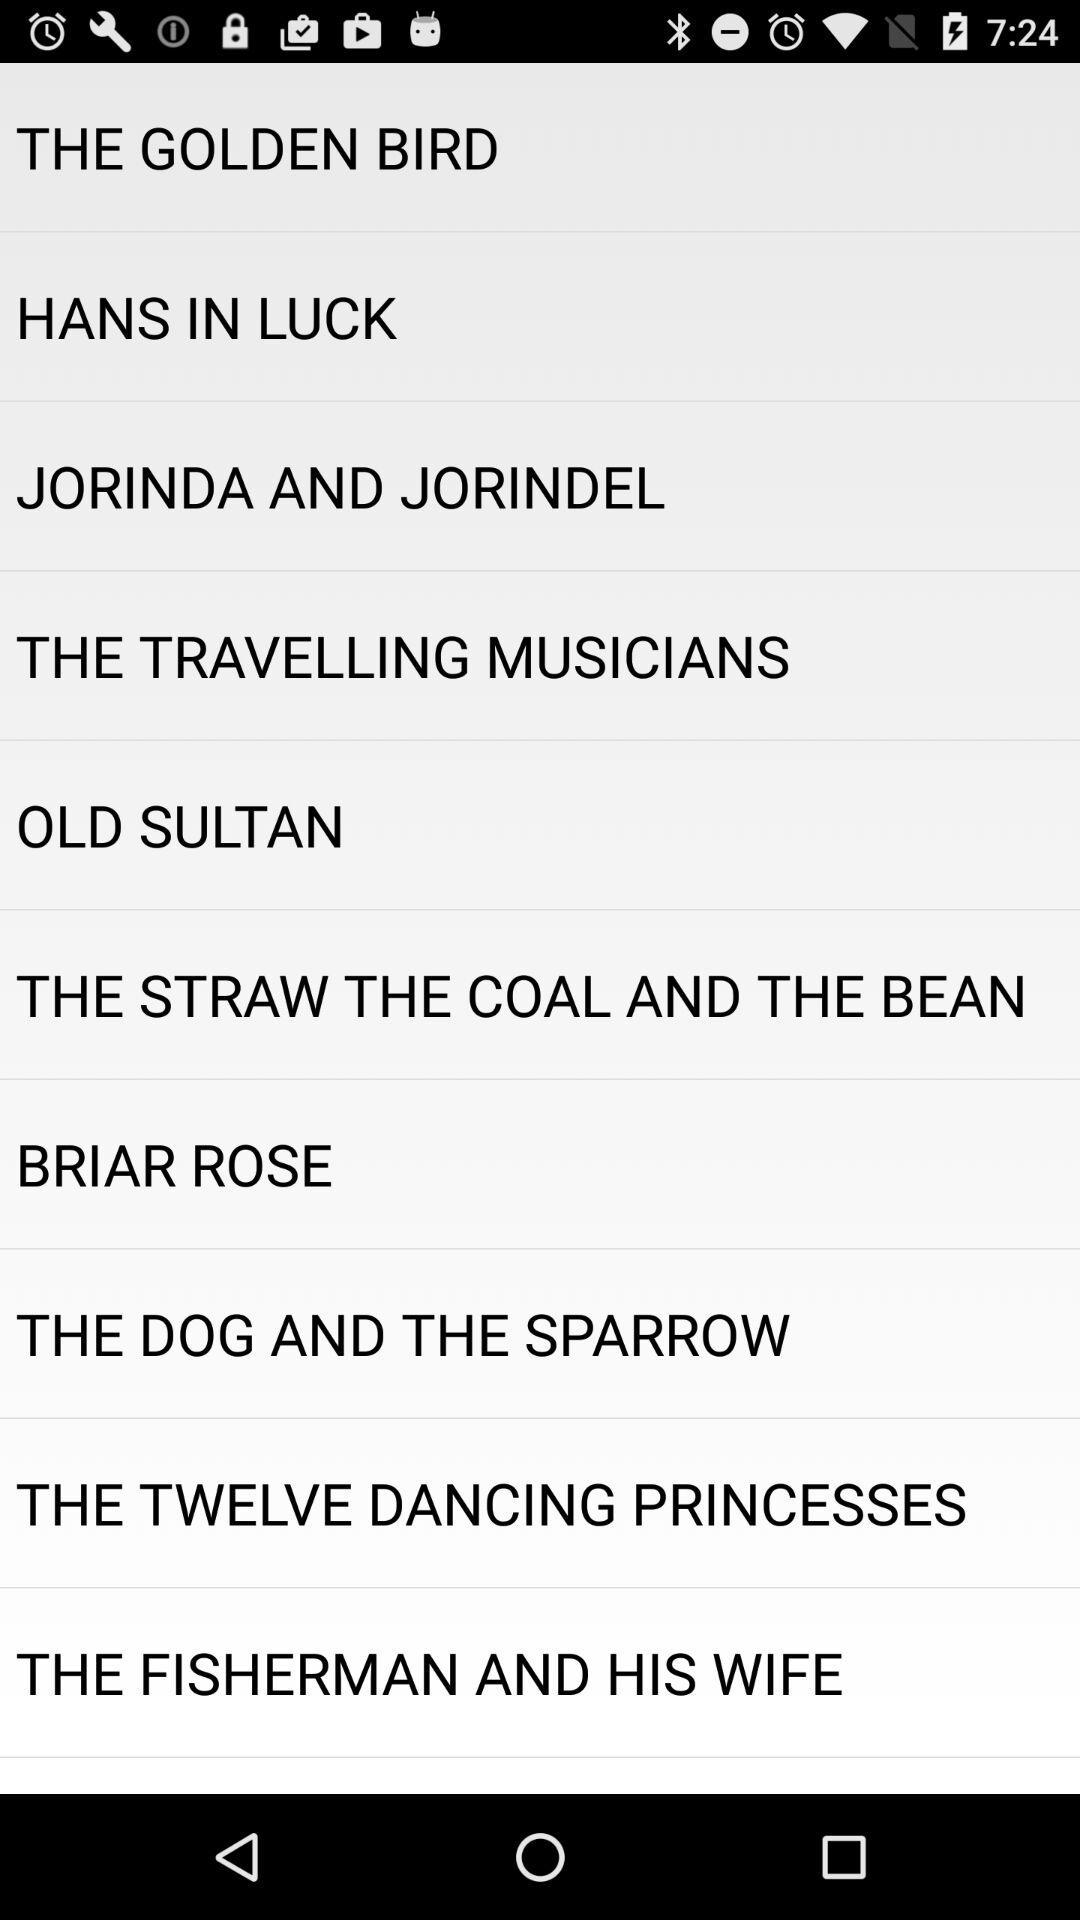 This screenshot has height=1920, width=1080. Describe the element at coordinates (540, 315) in the screenshot. I see `the item below the the golden bird` at that location.